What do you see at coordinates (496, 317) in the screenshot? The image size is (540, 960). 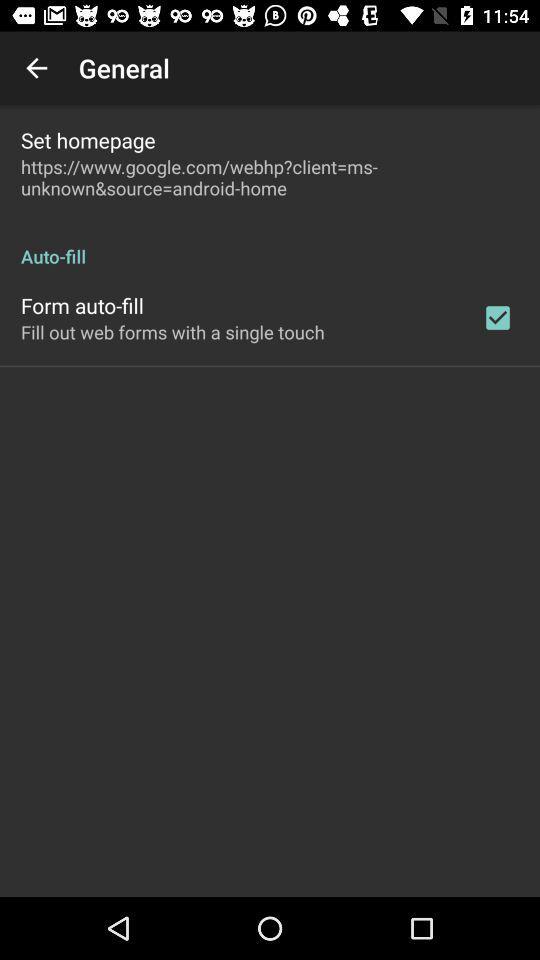 I see `app next to the fill out web icon` at bounding box center [496, 317].